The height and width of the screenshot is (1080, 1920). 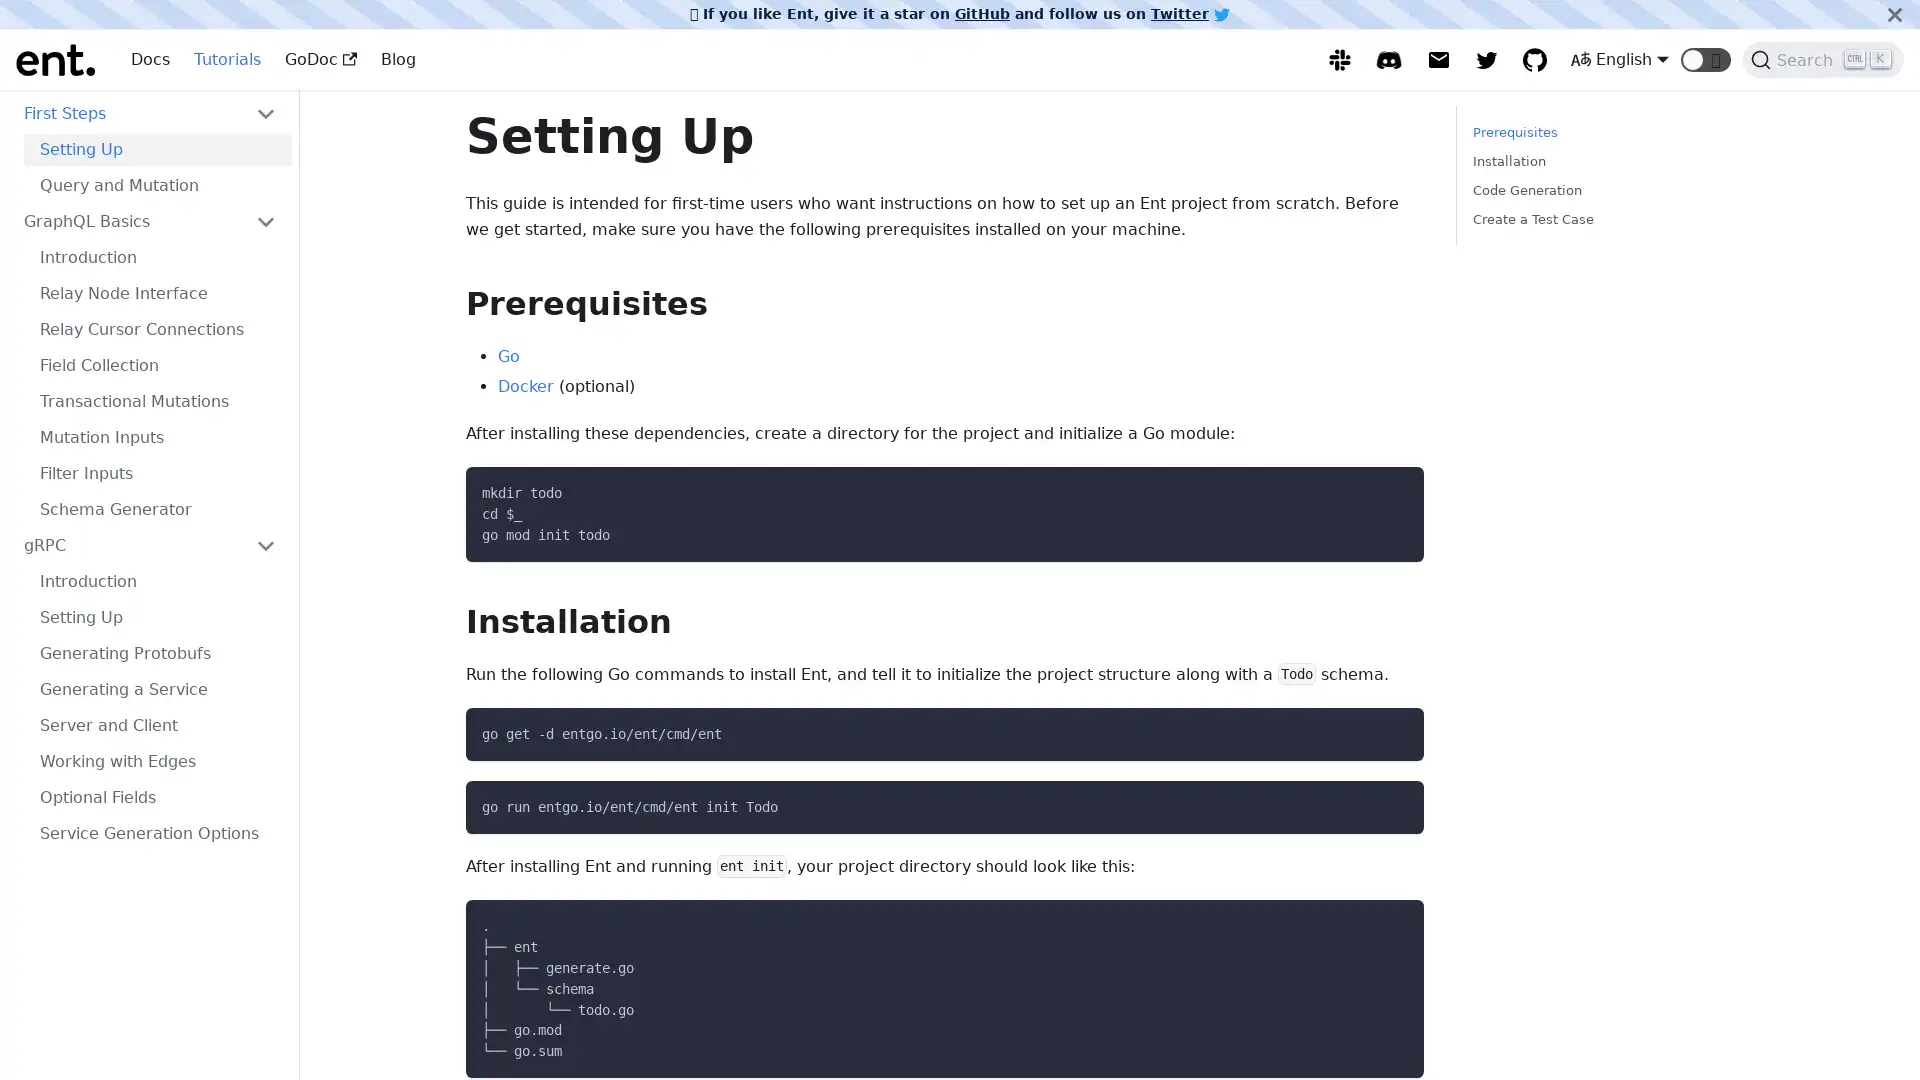 What do you see at coordinates (1390, 729) in the screenshot?
I see `Copy code to clipboard` at bounding box center [1390, 729].